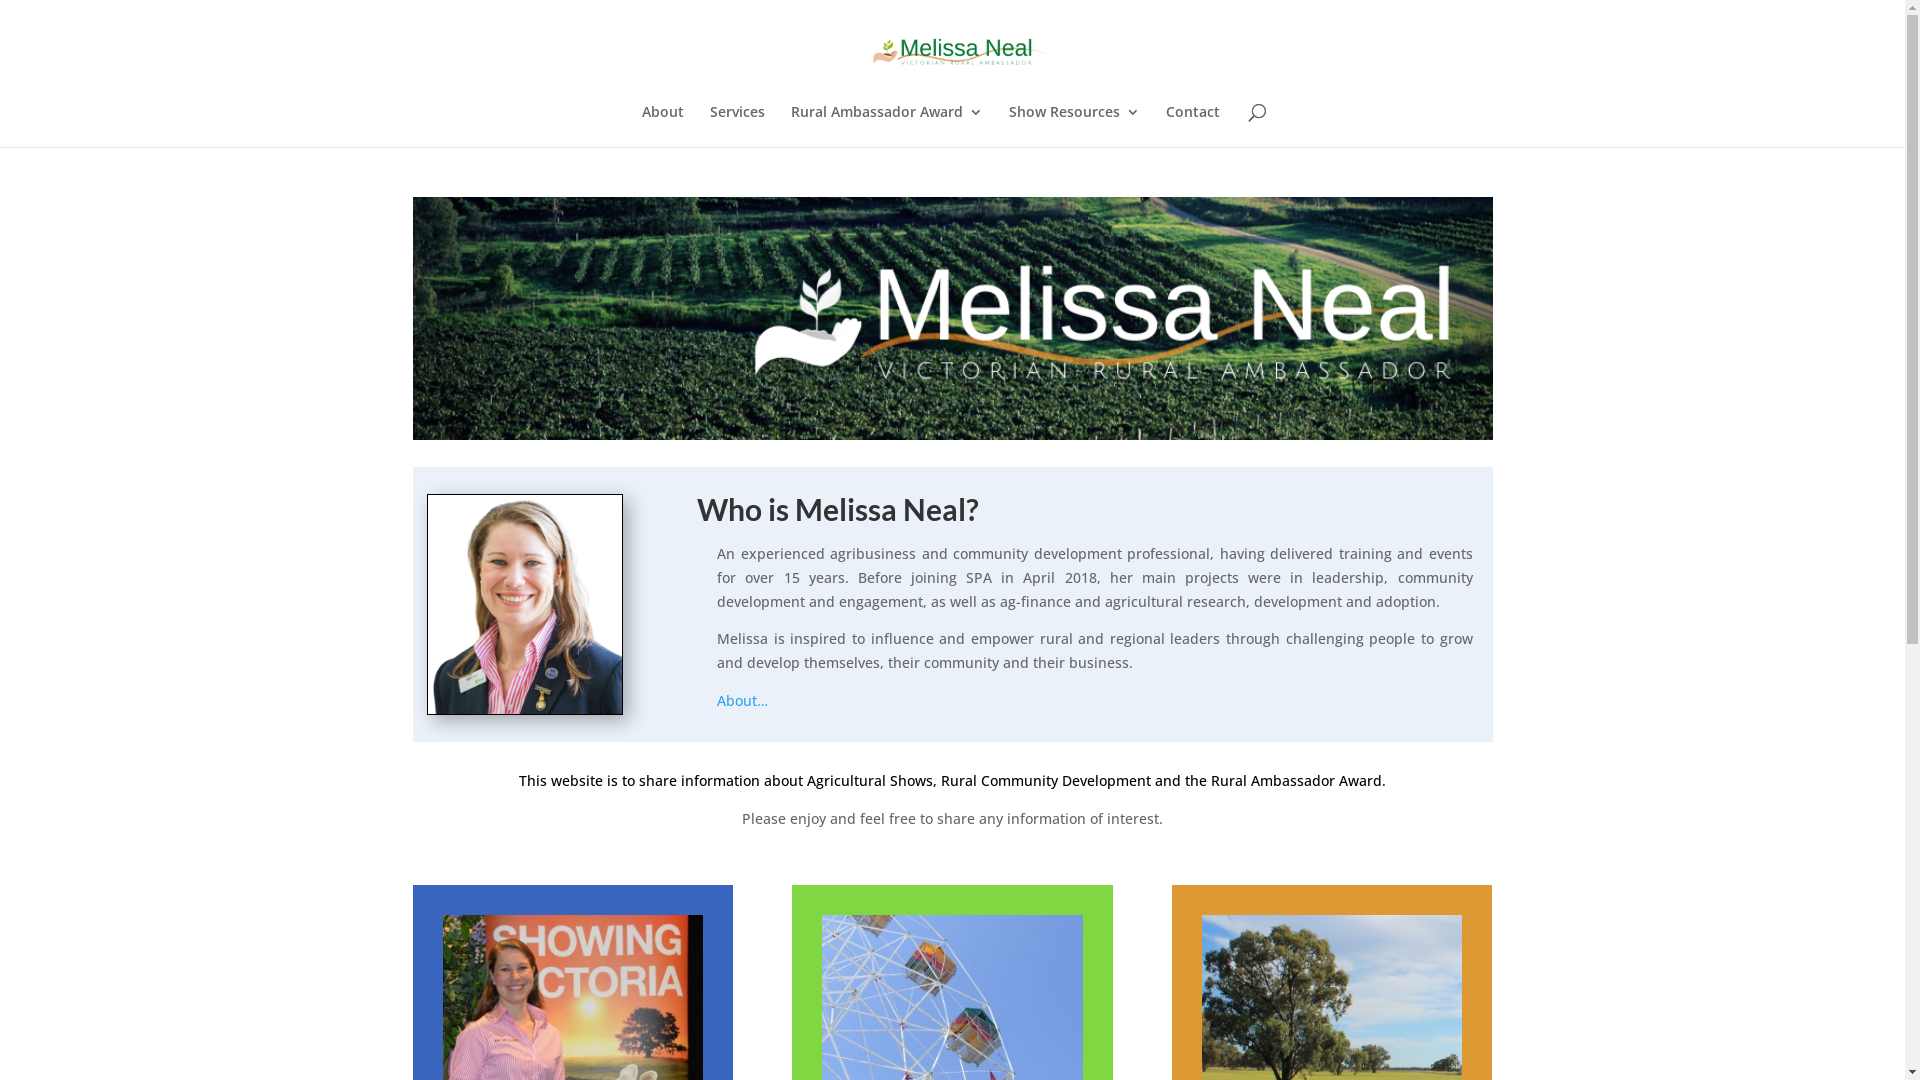  What do you see at coordinates (1072, 126) in the screenshot?
I see `'Show Resources'` at bounding box center [1072, 126].